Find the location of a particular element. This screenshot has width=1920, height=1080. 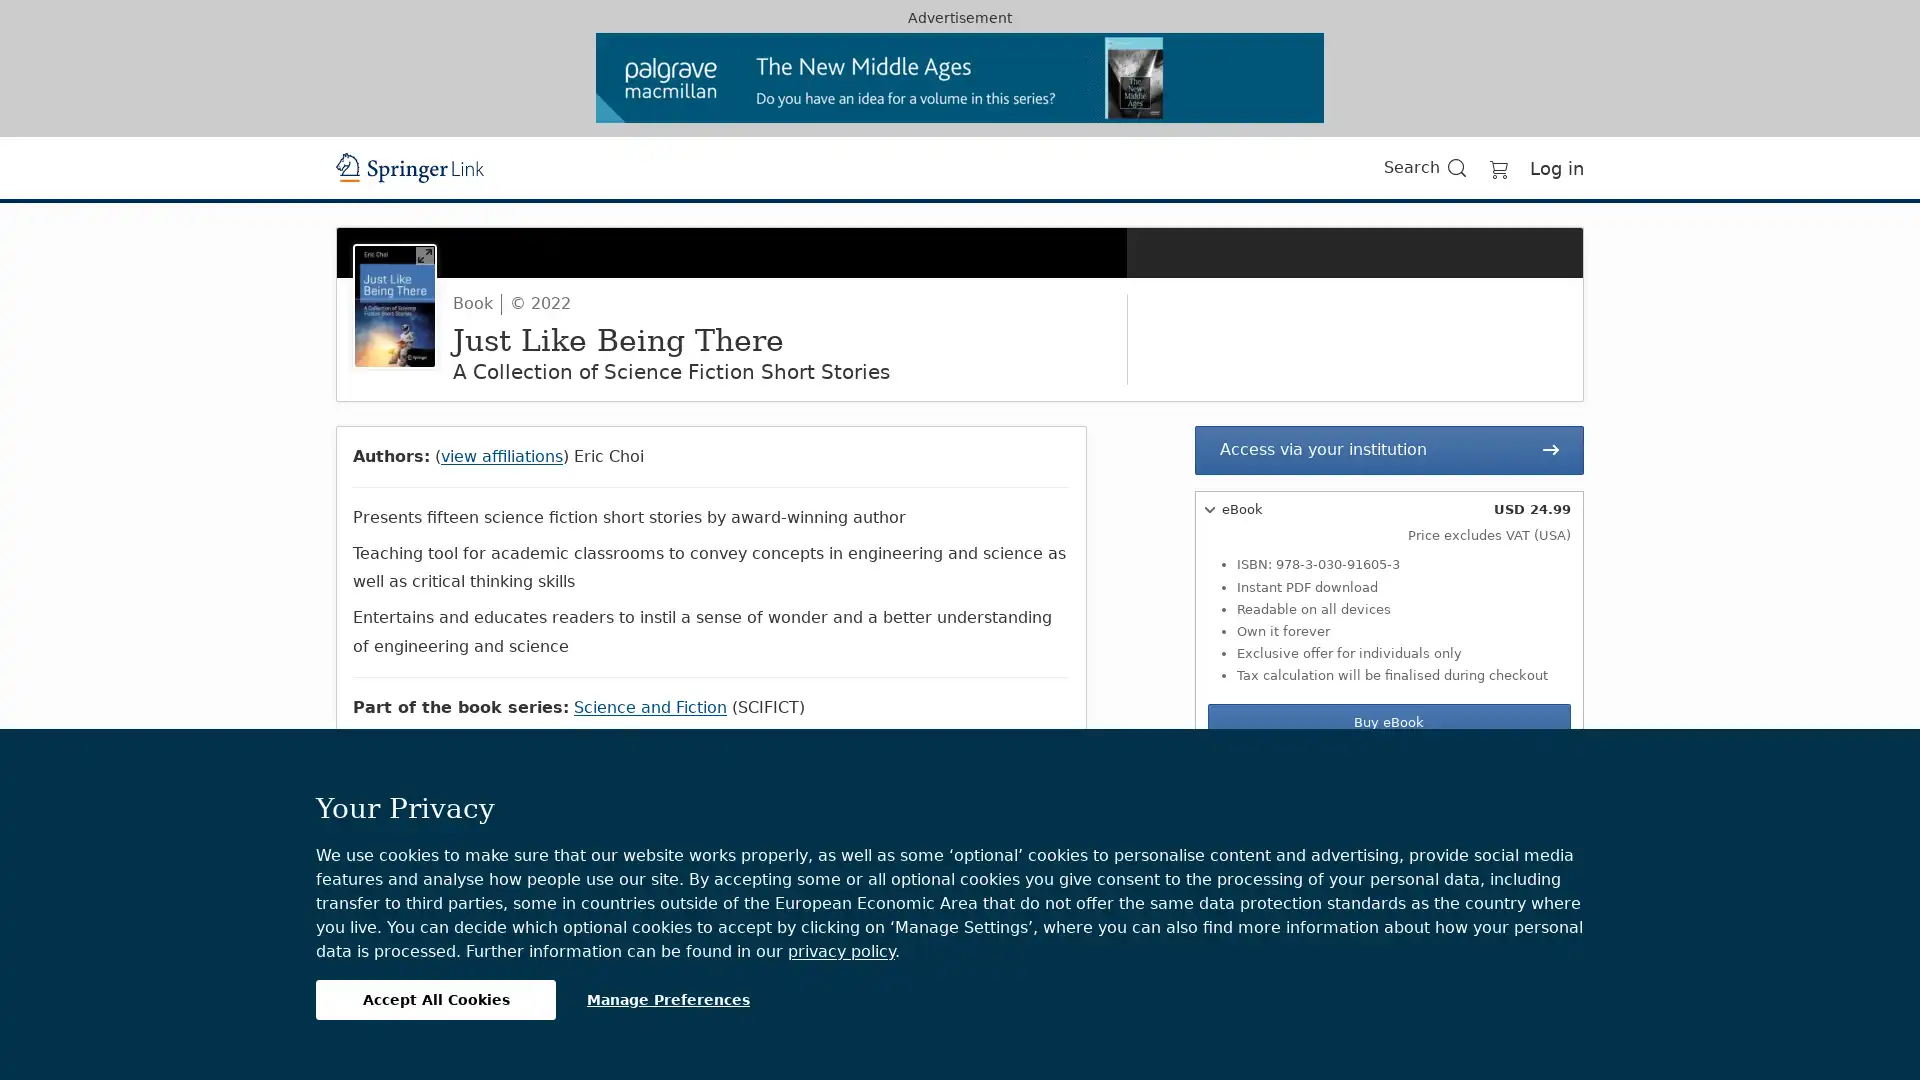

Softcover Book USD 34.99 is located at coordinates (1387, 770).